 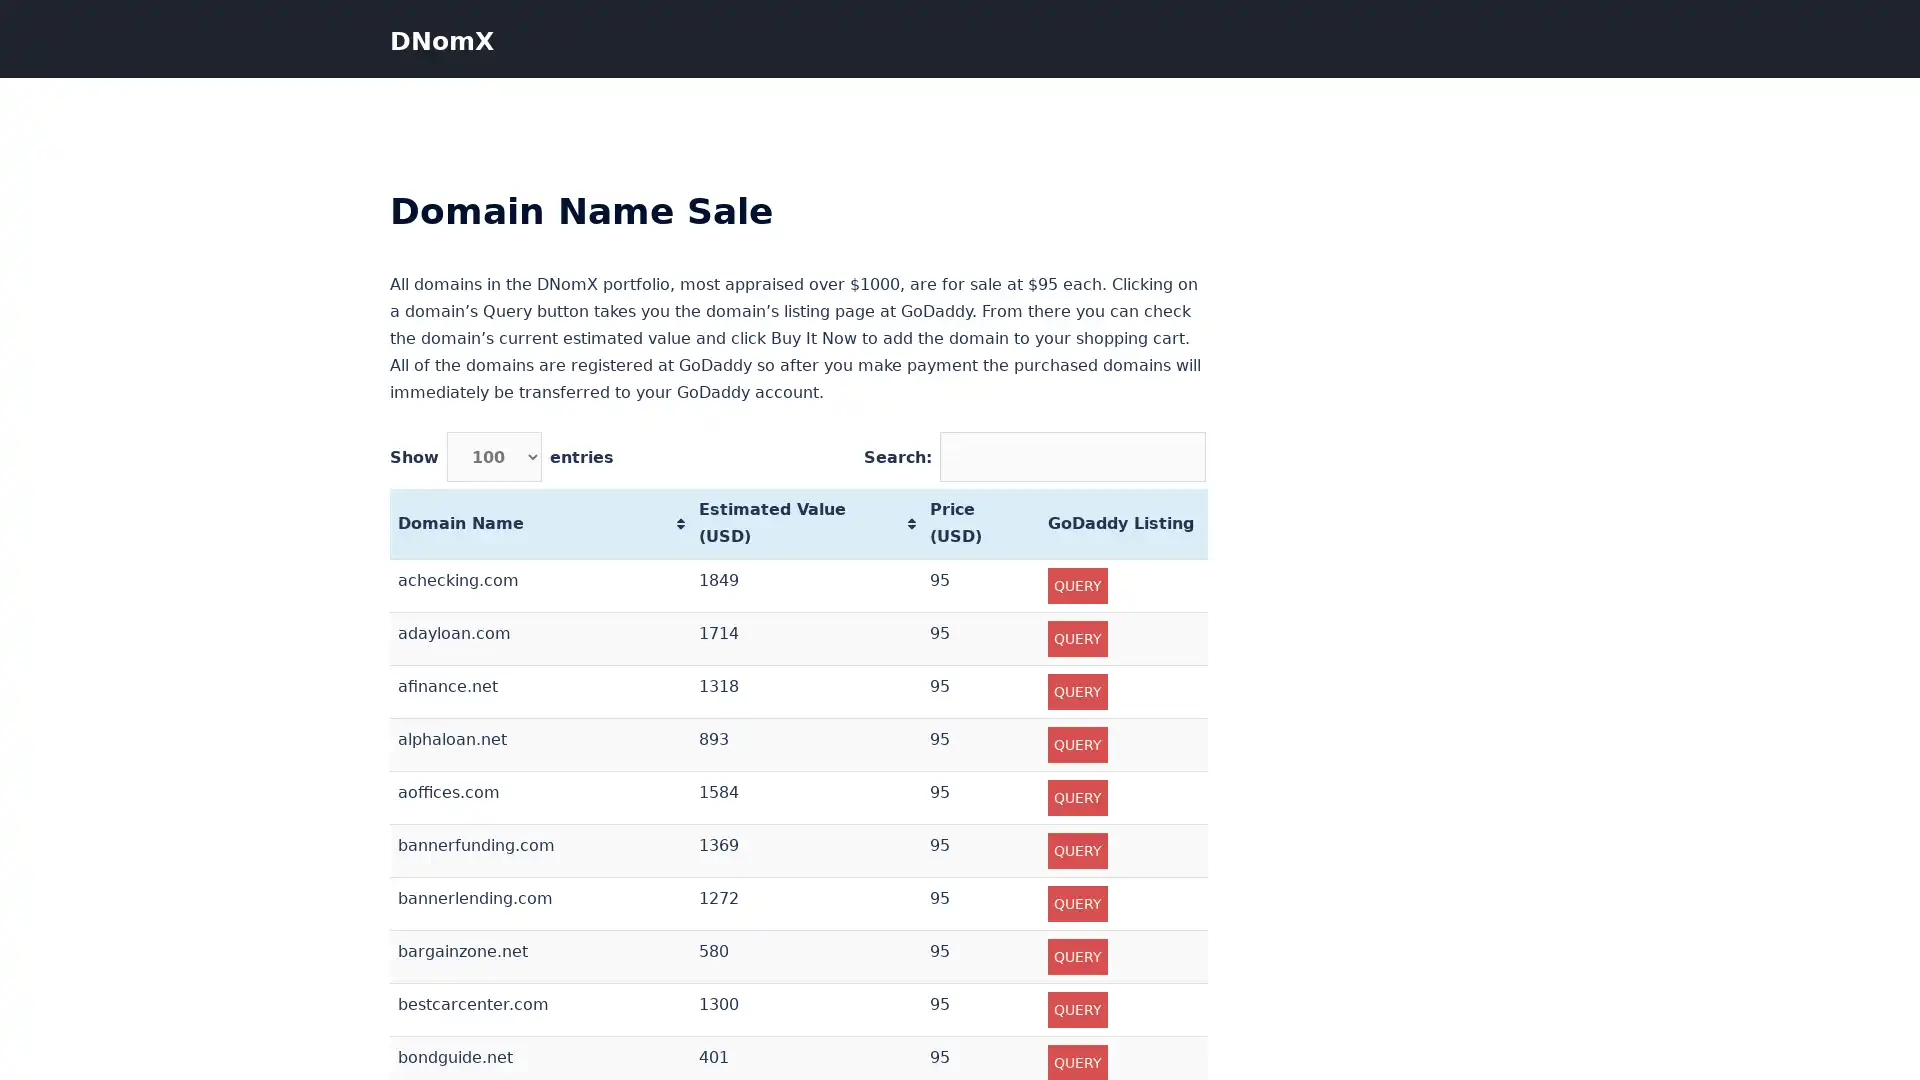 What do you see at coordinates (1075, 690) in the screenshot?
I see `QUERY` at bounding box center [1075, 690].